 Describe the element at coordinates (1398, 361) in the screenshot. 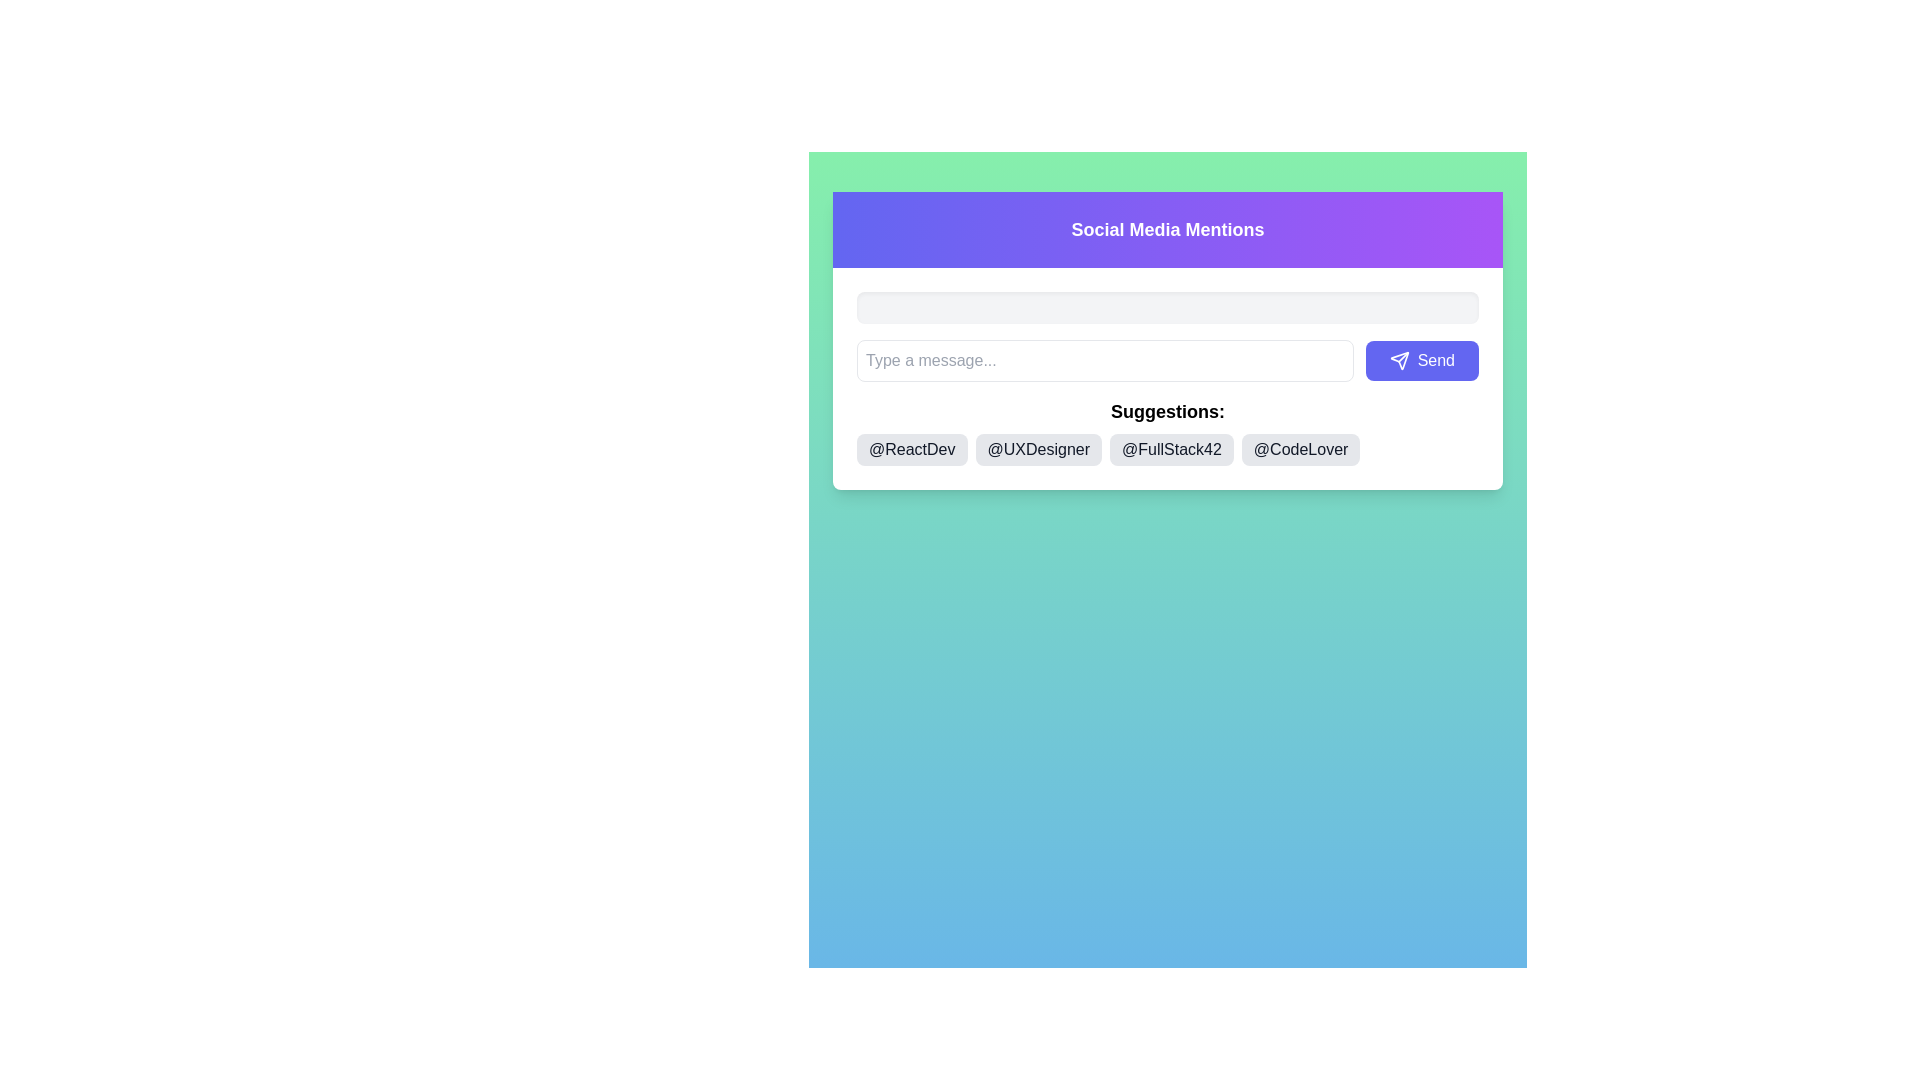

I see `the send icon, which resembles a simplified paper airplane, located at the top-right corner of the input area in the application interface` at that location.